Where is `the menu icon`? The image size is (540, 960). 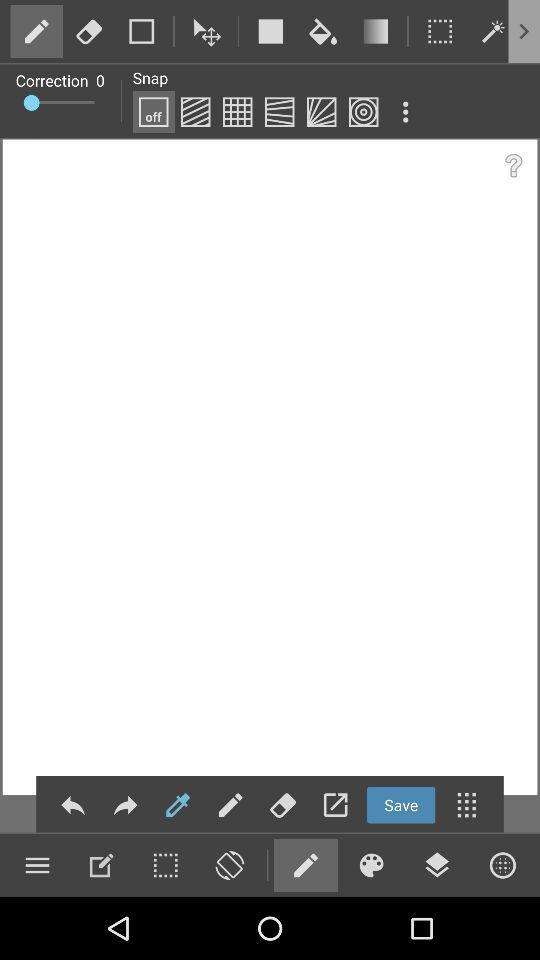 the menu icon is located at coordinates (37, 864).